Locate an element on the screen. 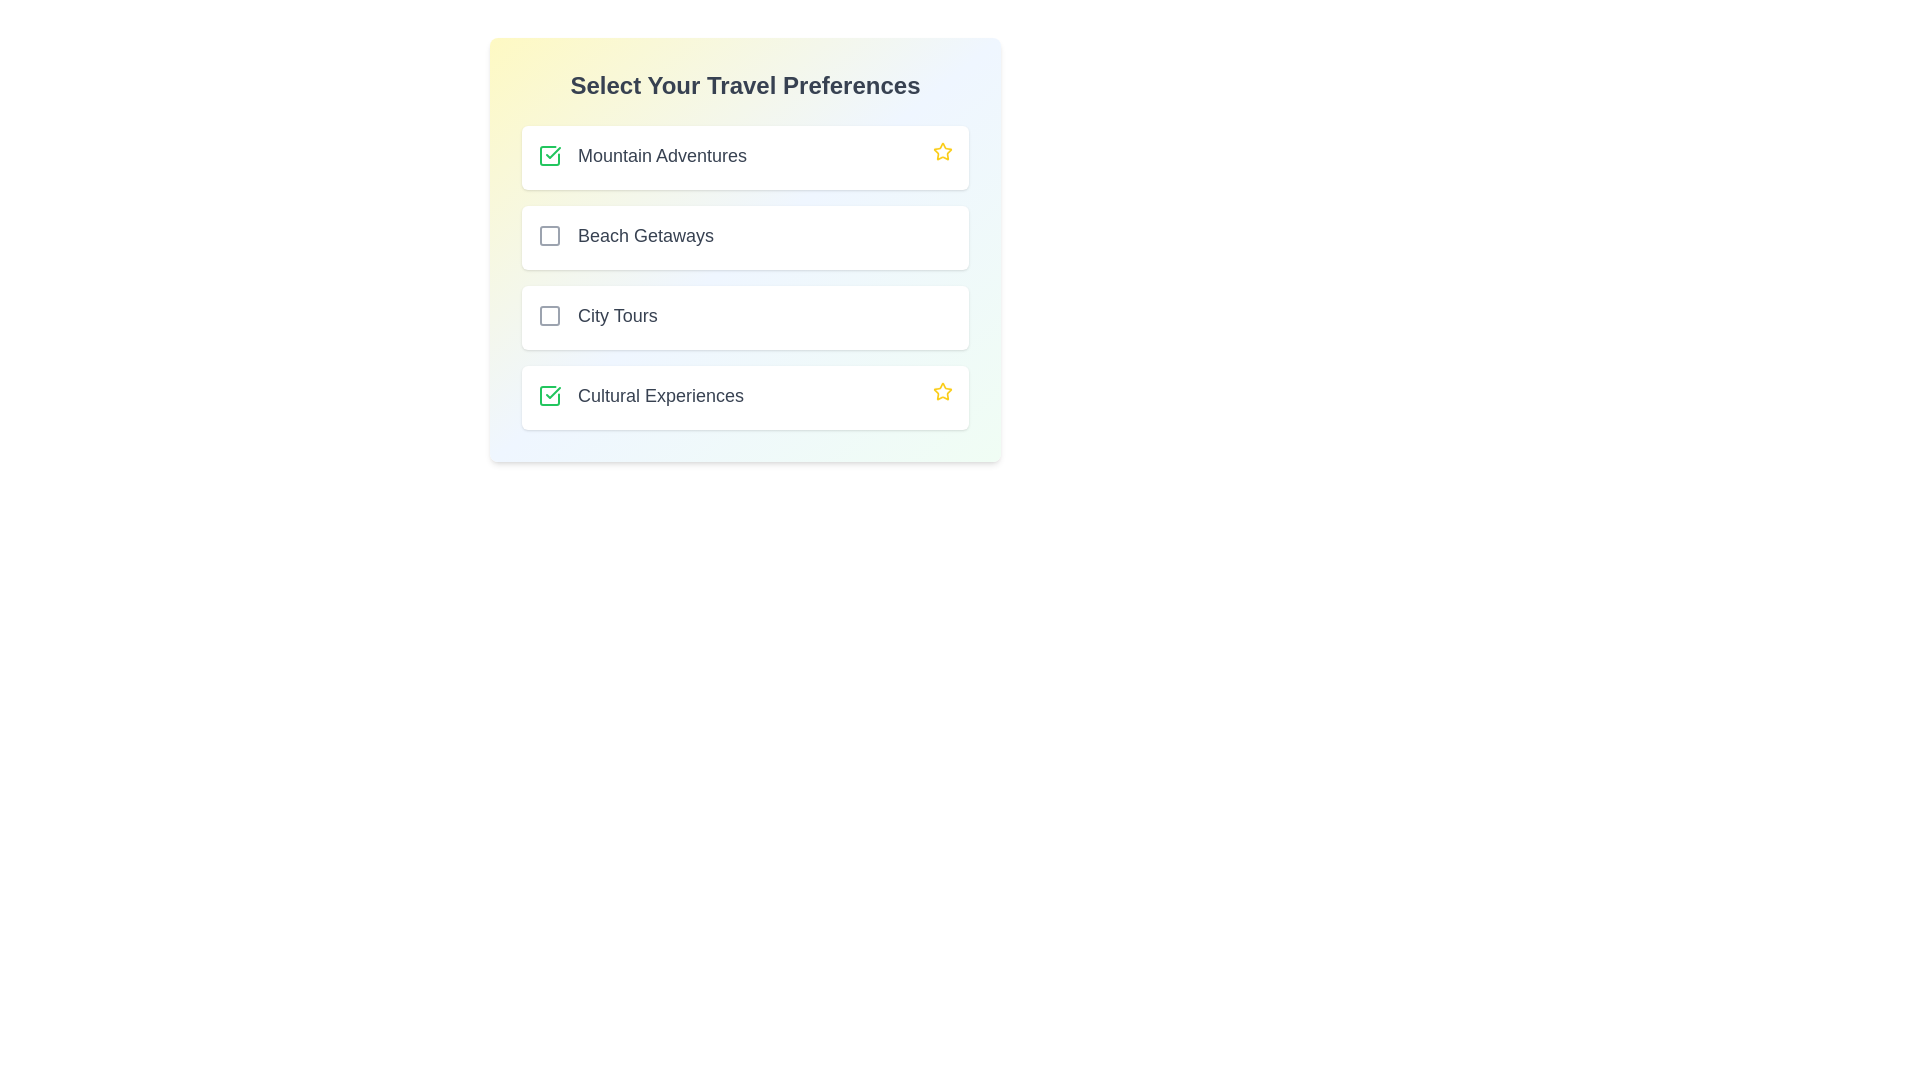  the preference Cultural Experiences is located at coordinates (550, 396).